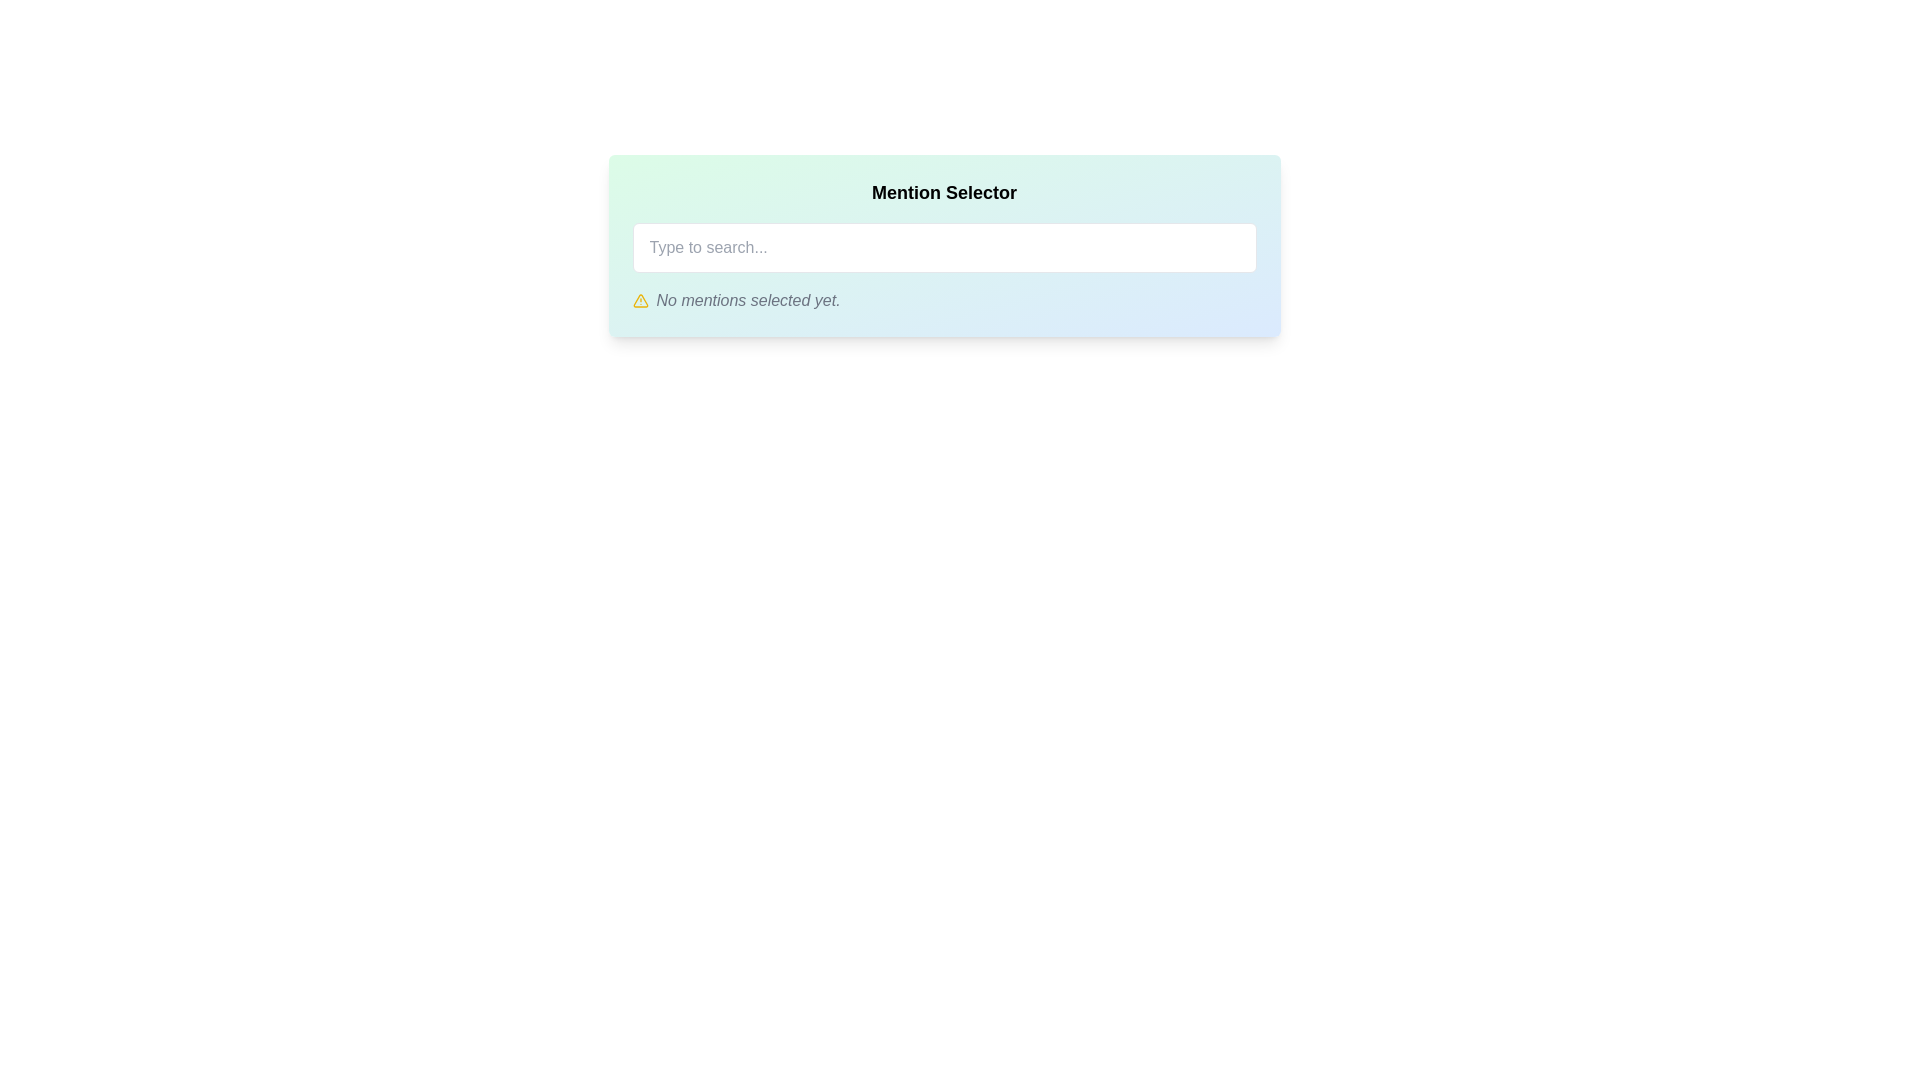 The width and height of the screenshot is (1920, 1080). What do you see at coordinates (640, 300) in the screenshot?
I see `the small triangular warning icon with a yellow border located to the left of the text 'No mentions selected yet.'` at bounding box center [640, 300].